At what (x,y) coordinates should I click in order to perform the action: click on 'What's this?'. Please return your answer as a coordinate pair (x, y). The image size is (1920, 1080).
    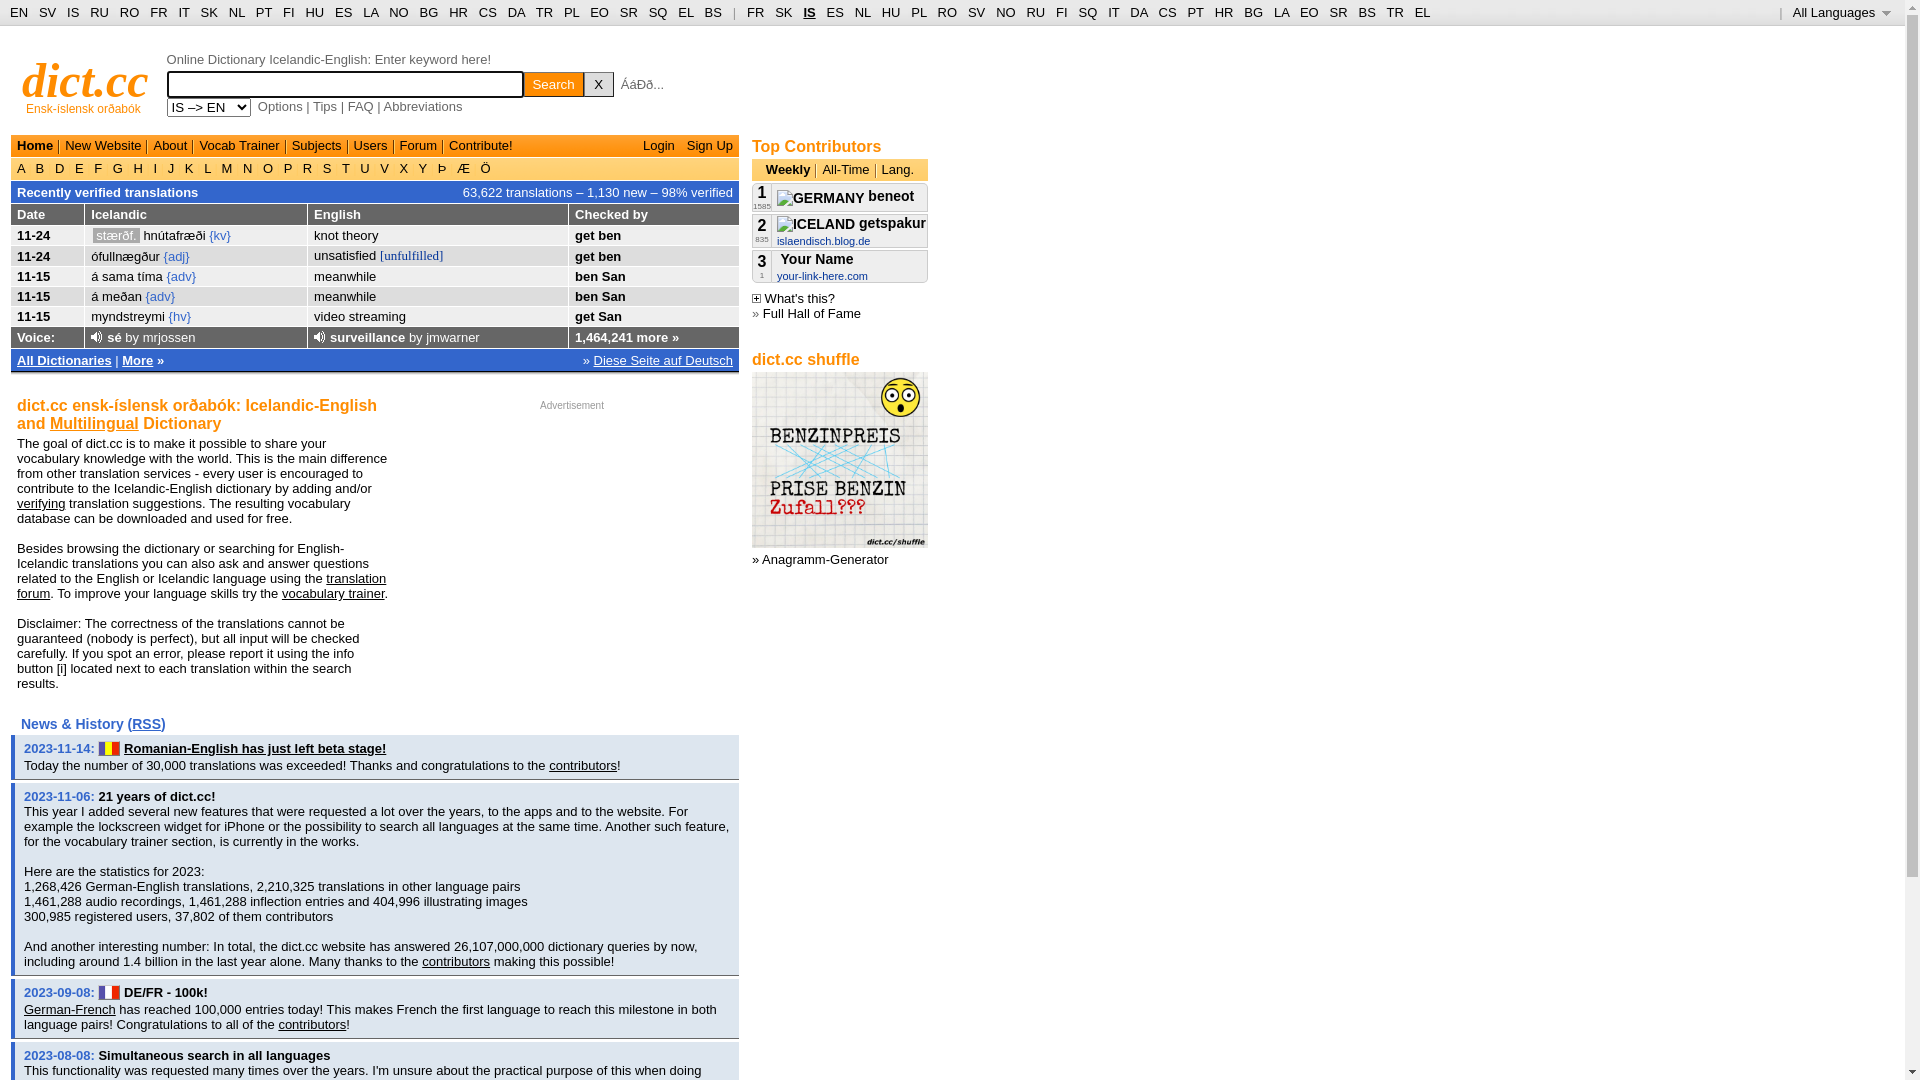
    Looking at the image, I should click on (792, 298).